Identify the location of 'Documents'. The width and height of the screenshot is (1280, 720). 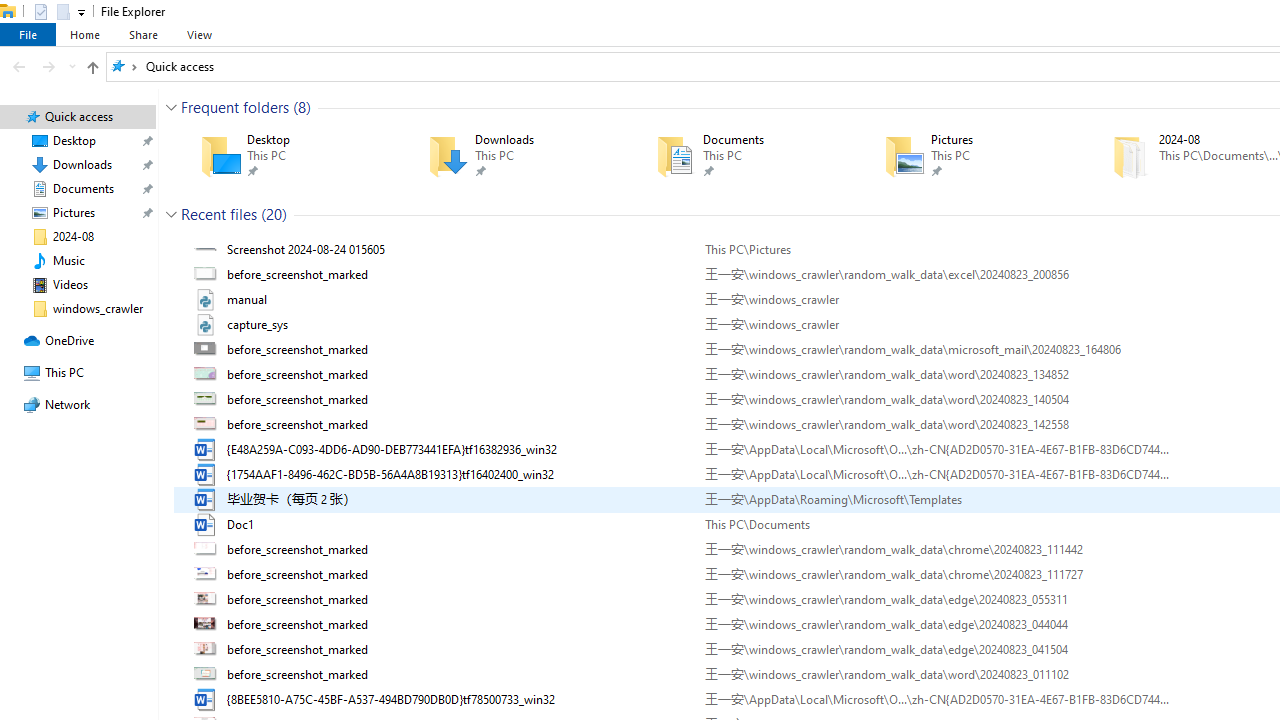
(740, 155).